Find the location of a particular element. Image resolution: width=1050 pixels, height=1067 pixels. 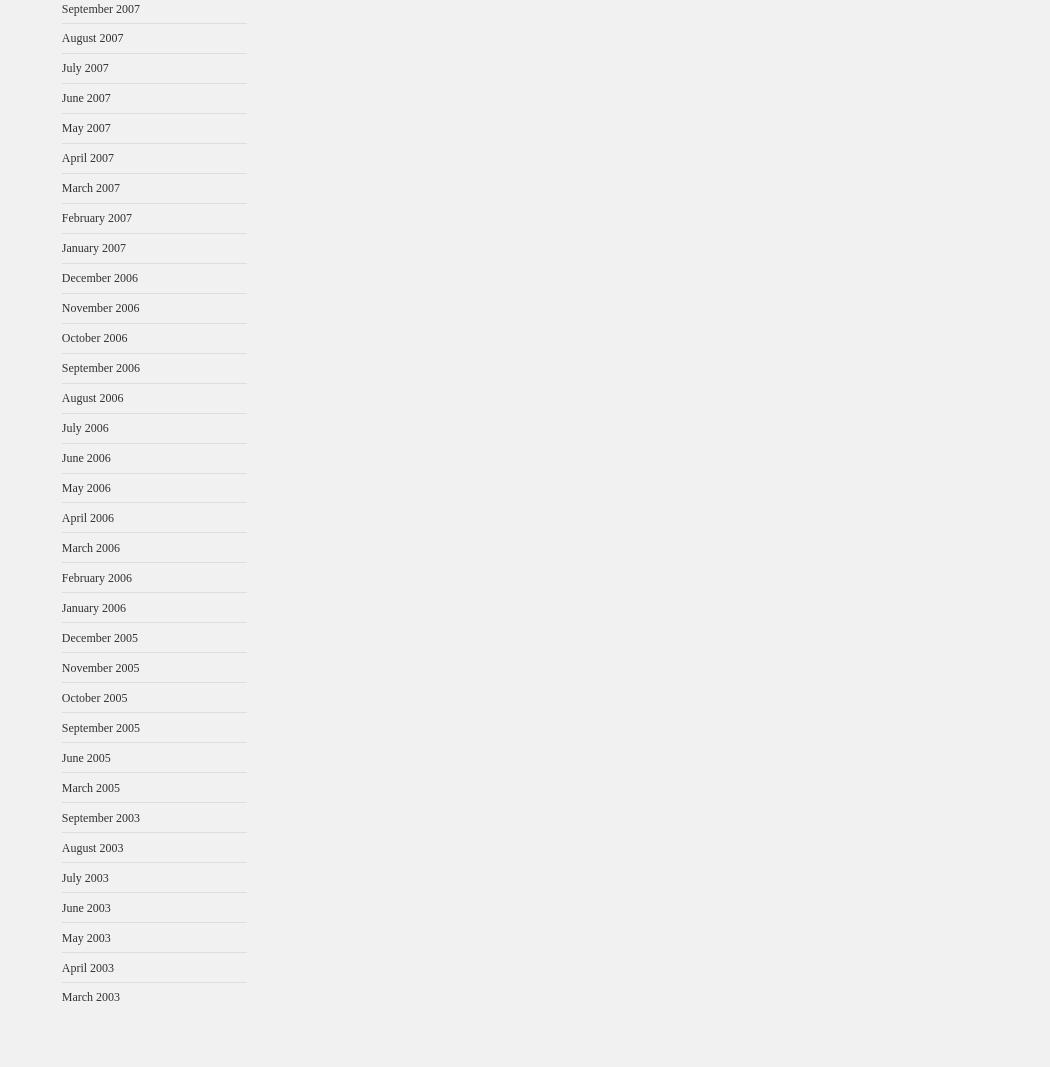

'January 2006' is located at coordinates (93, 607).